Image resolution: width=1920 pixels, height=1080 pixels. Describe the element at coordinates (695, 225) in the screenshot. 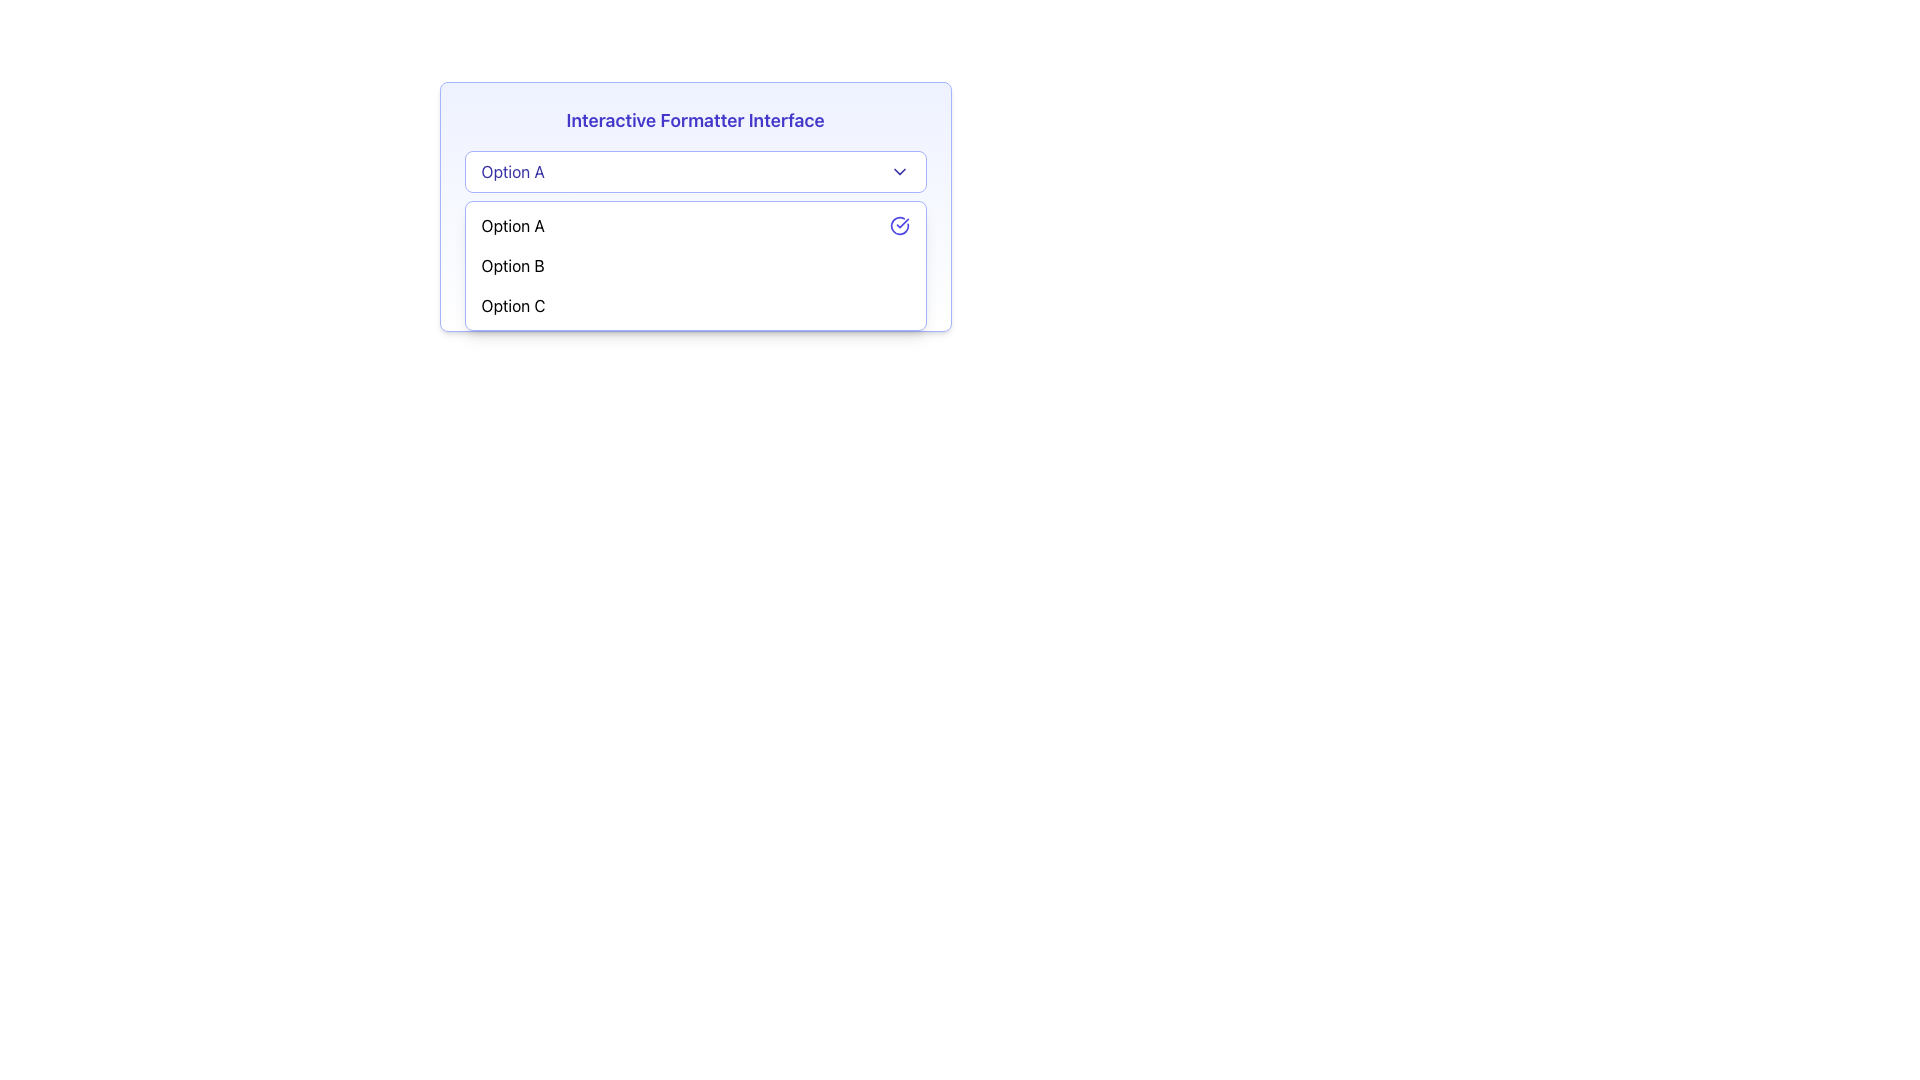

I see `the first item in the dropdown list` at that location.